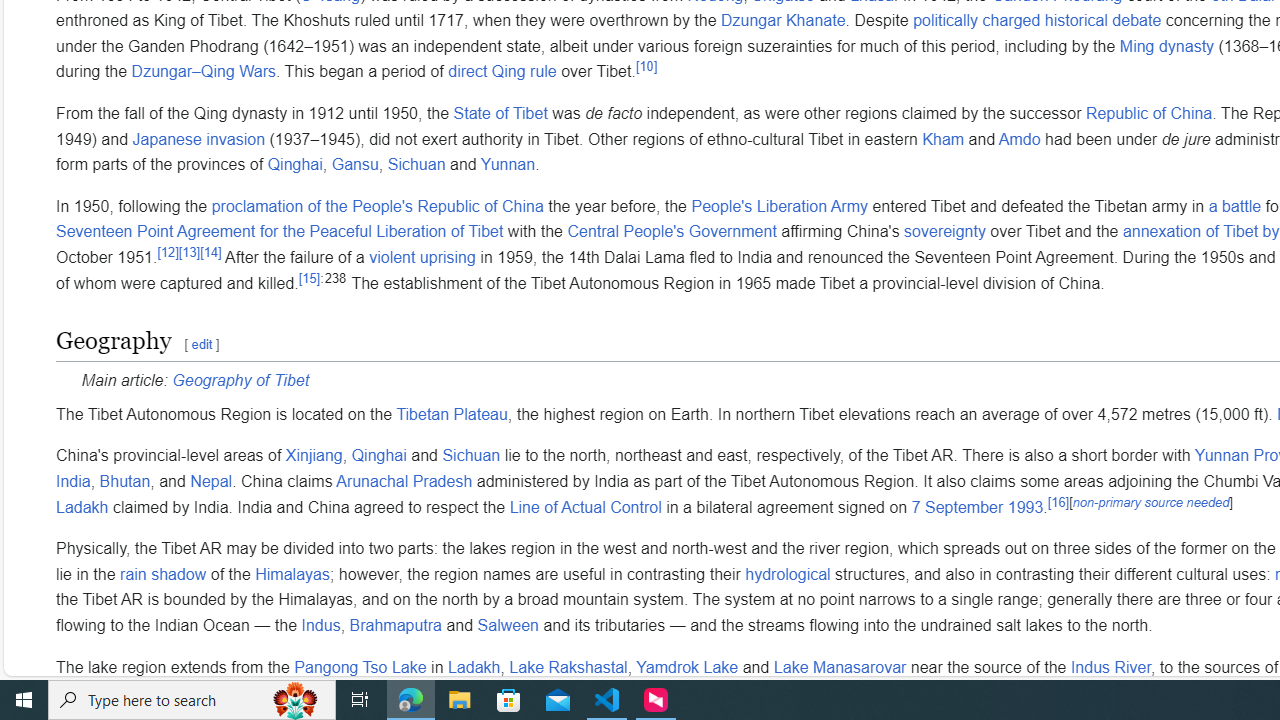  Describe the element at coordinates (73, 482) in the screenshot. I see `'India'` at that location.